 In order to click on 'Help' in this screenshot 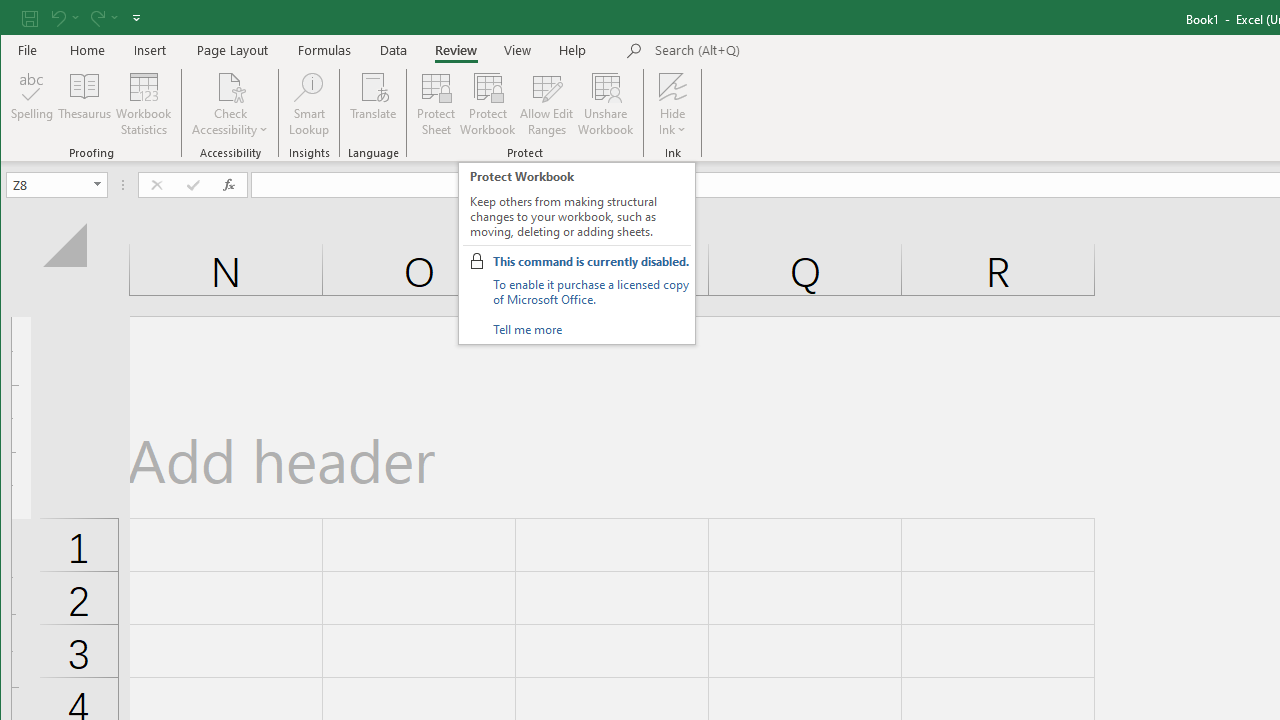, I will do `click(572, 49)`.